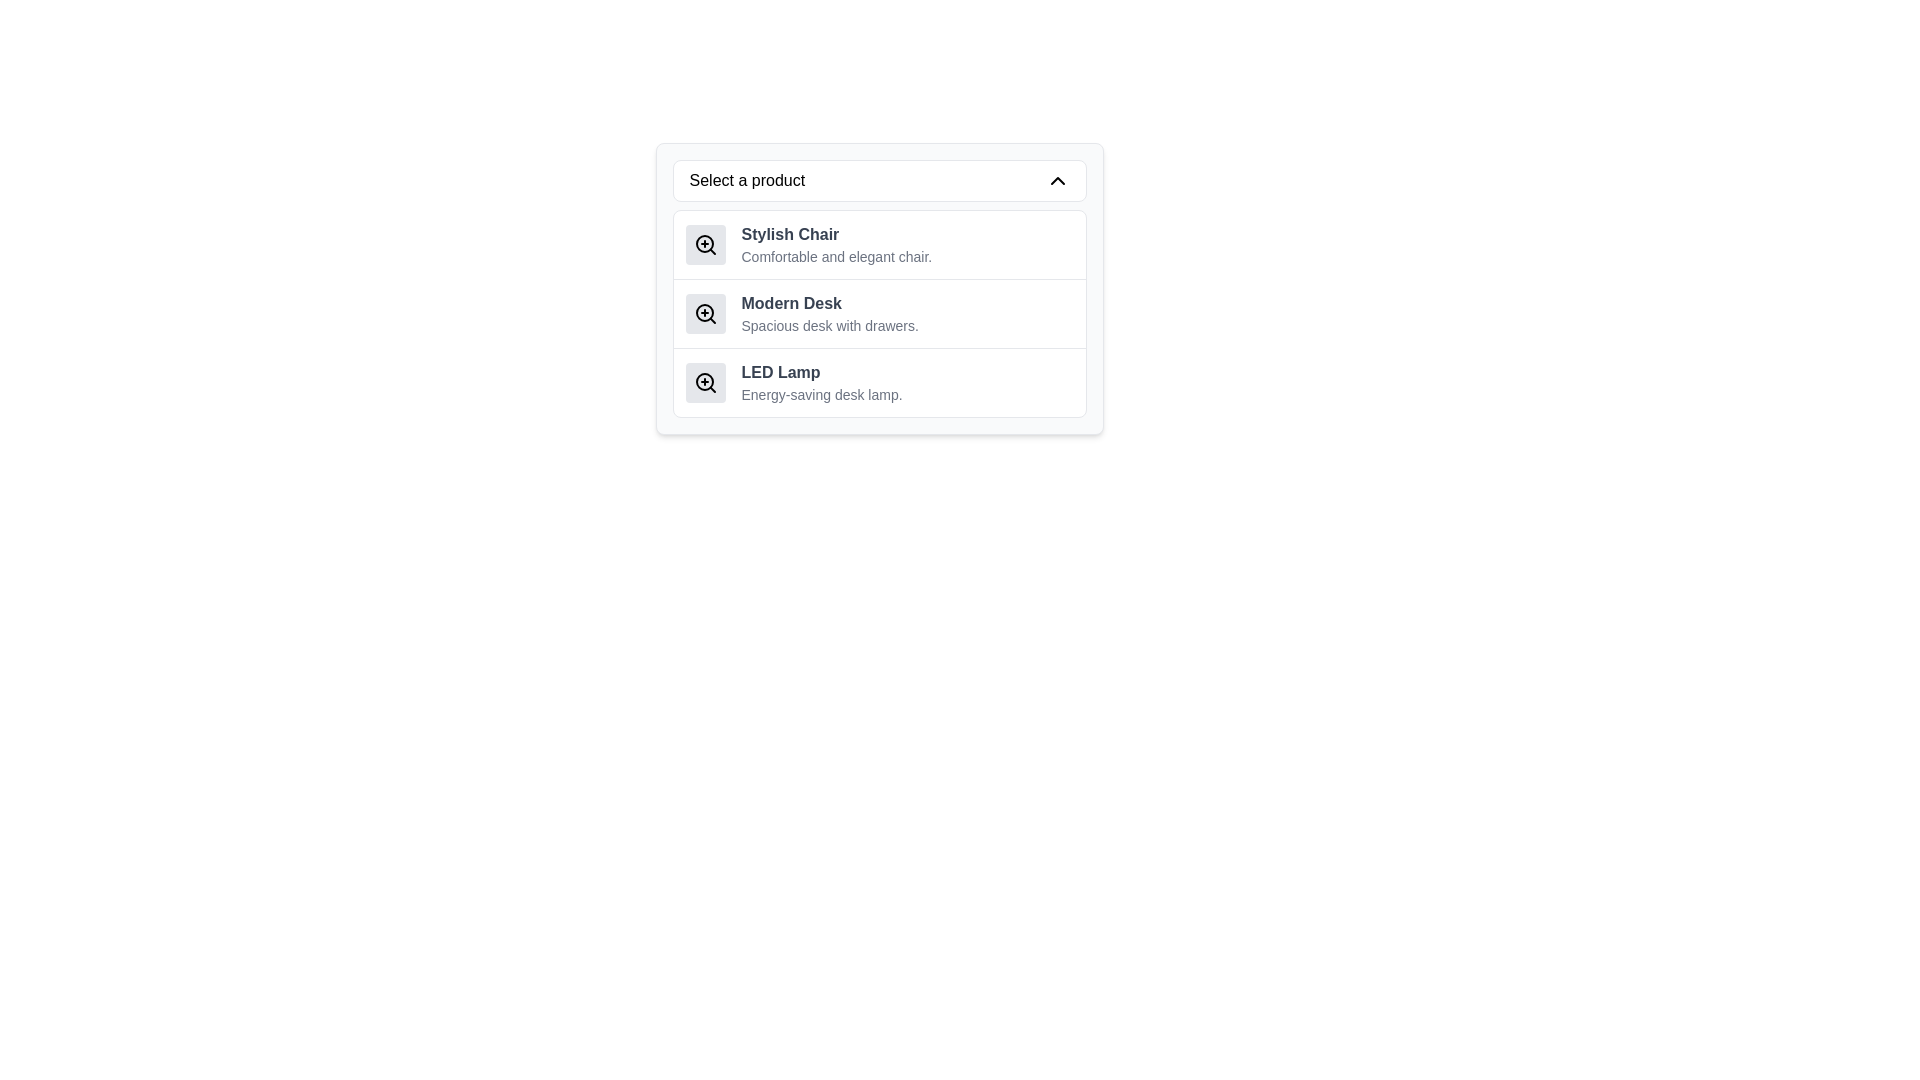 This screenshot has width=1920, height=1080. What do you see at coordinates (879, 382) in the screenshot?
I see `the selectable item for 'LED Lamp' in the product list` at bounding box center [879, 382].